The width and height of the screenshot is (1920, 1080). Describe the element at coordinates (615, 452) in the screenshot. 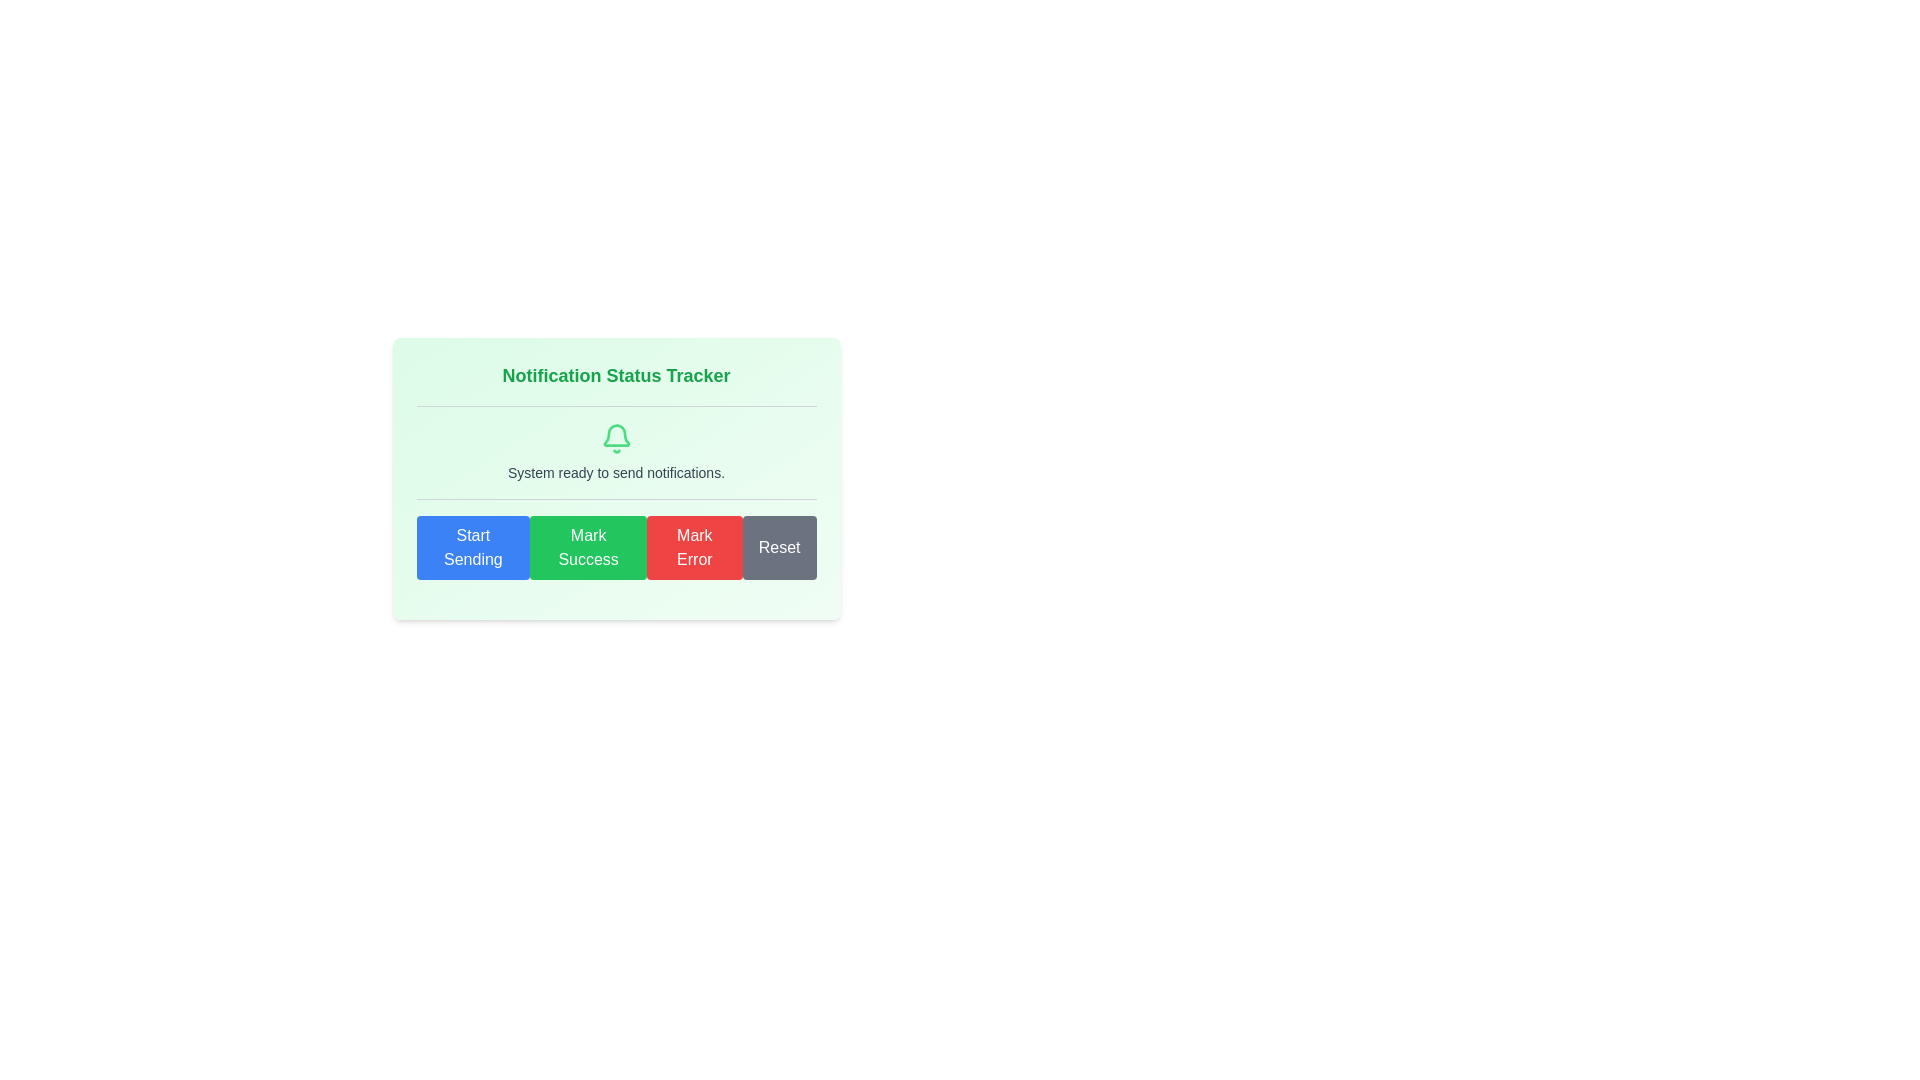

I see `the status message text element located beneath the 'Notification Status Tracker' heading, which provides feedback about the current state of the system` at that location.